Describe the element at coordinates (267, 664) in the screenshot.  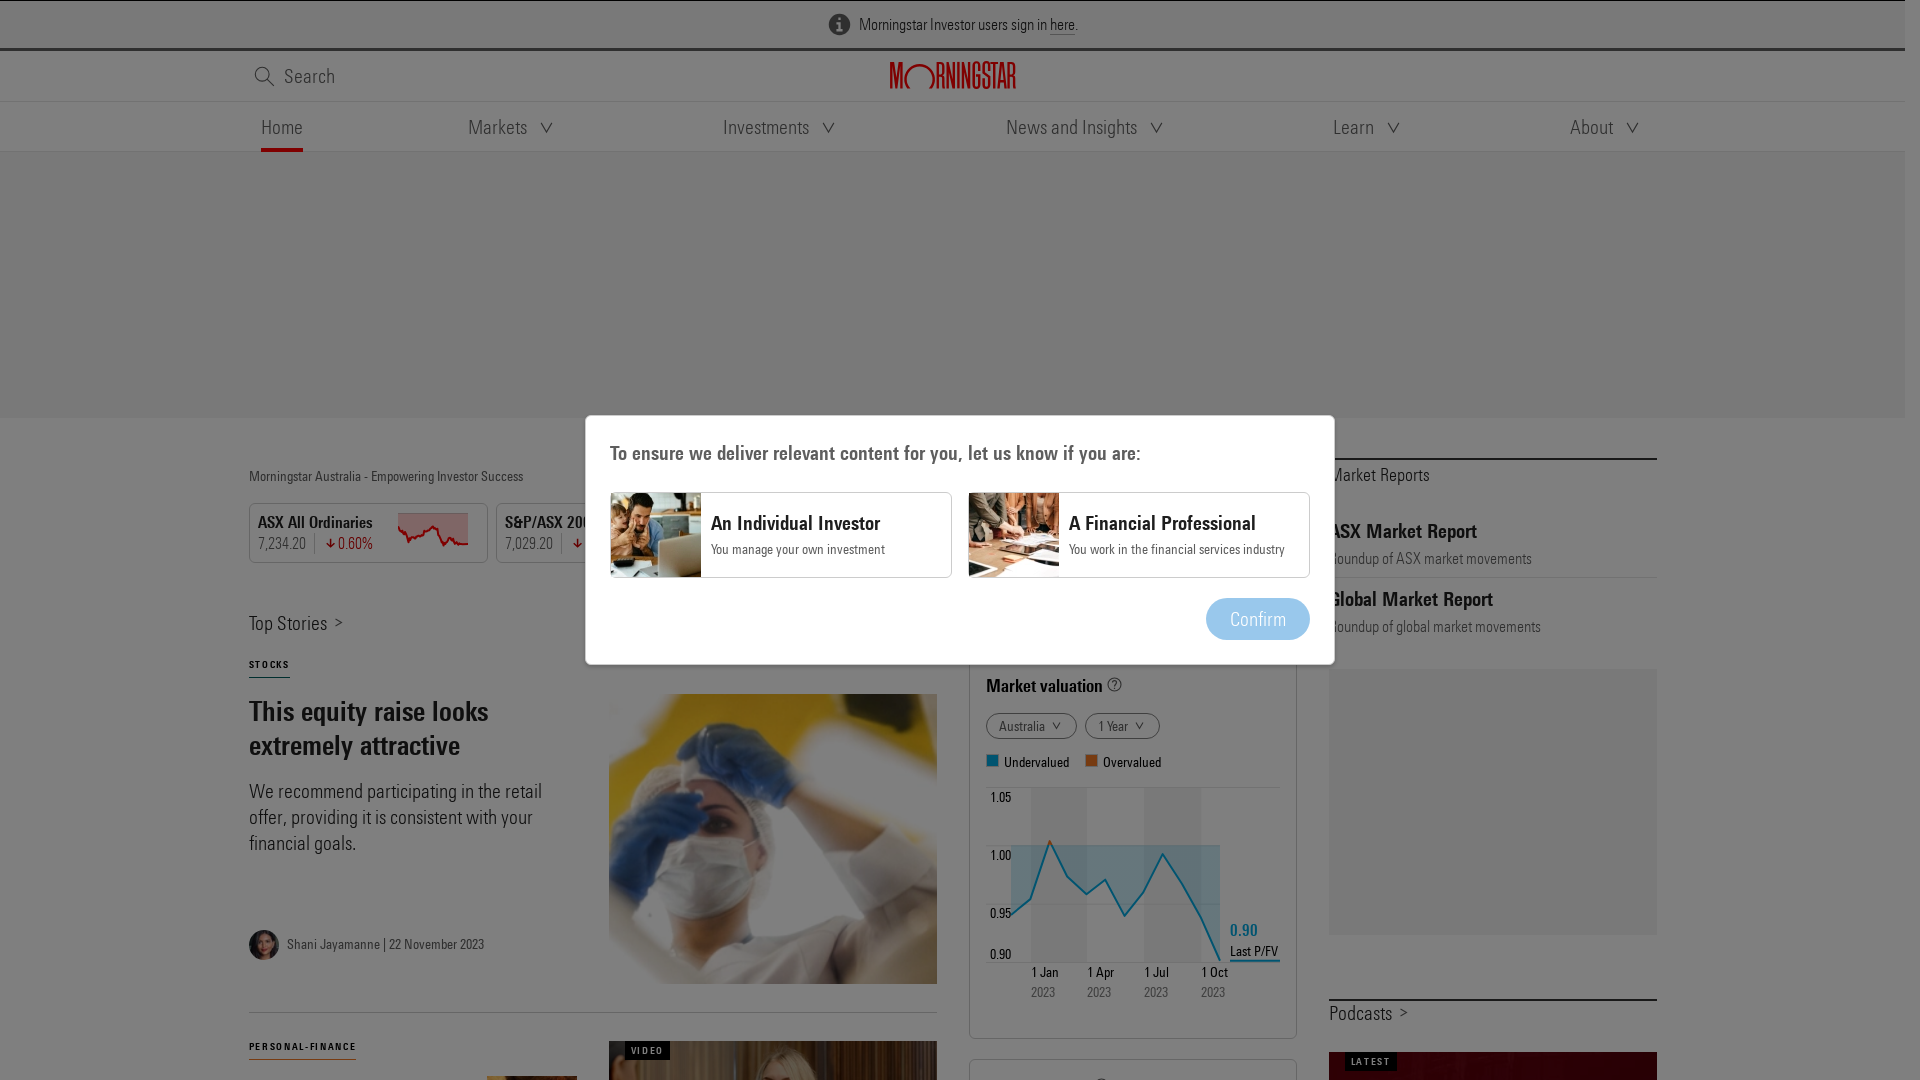
I see `'STOCKS'` at that location.